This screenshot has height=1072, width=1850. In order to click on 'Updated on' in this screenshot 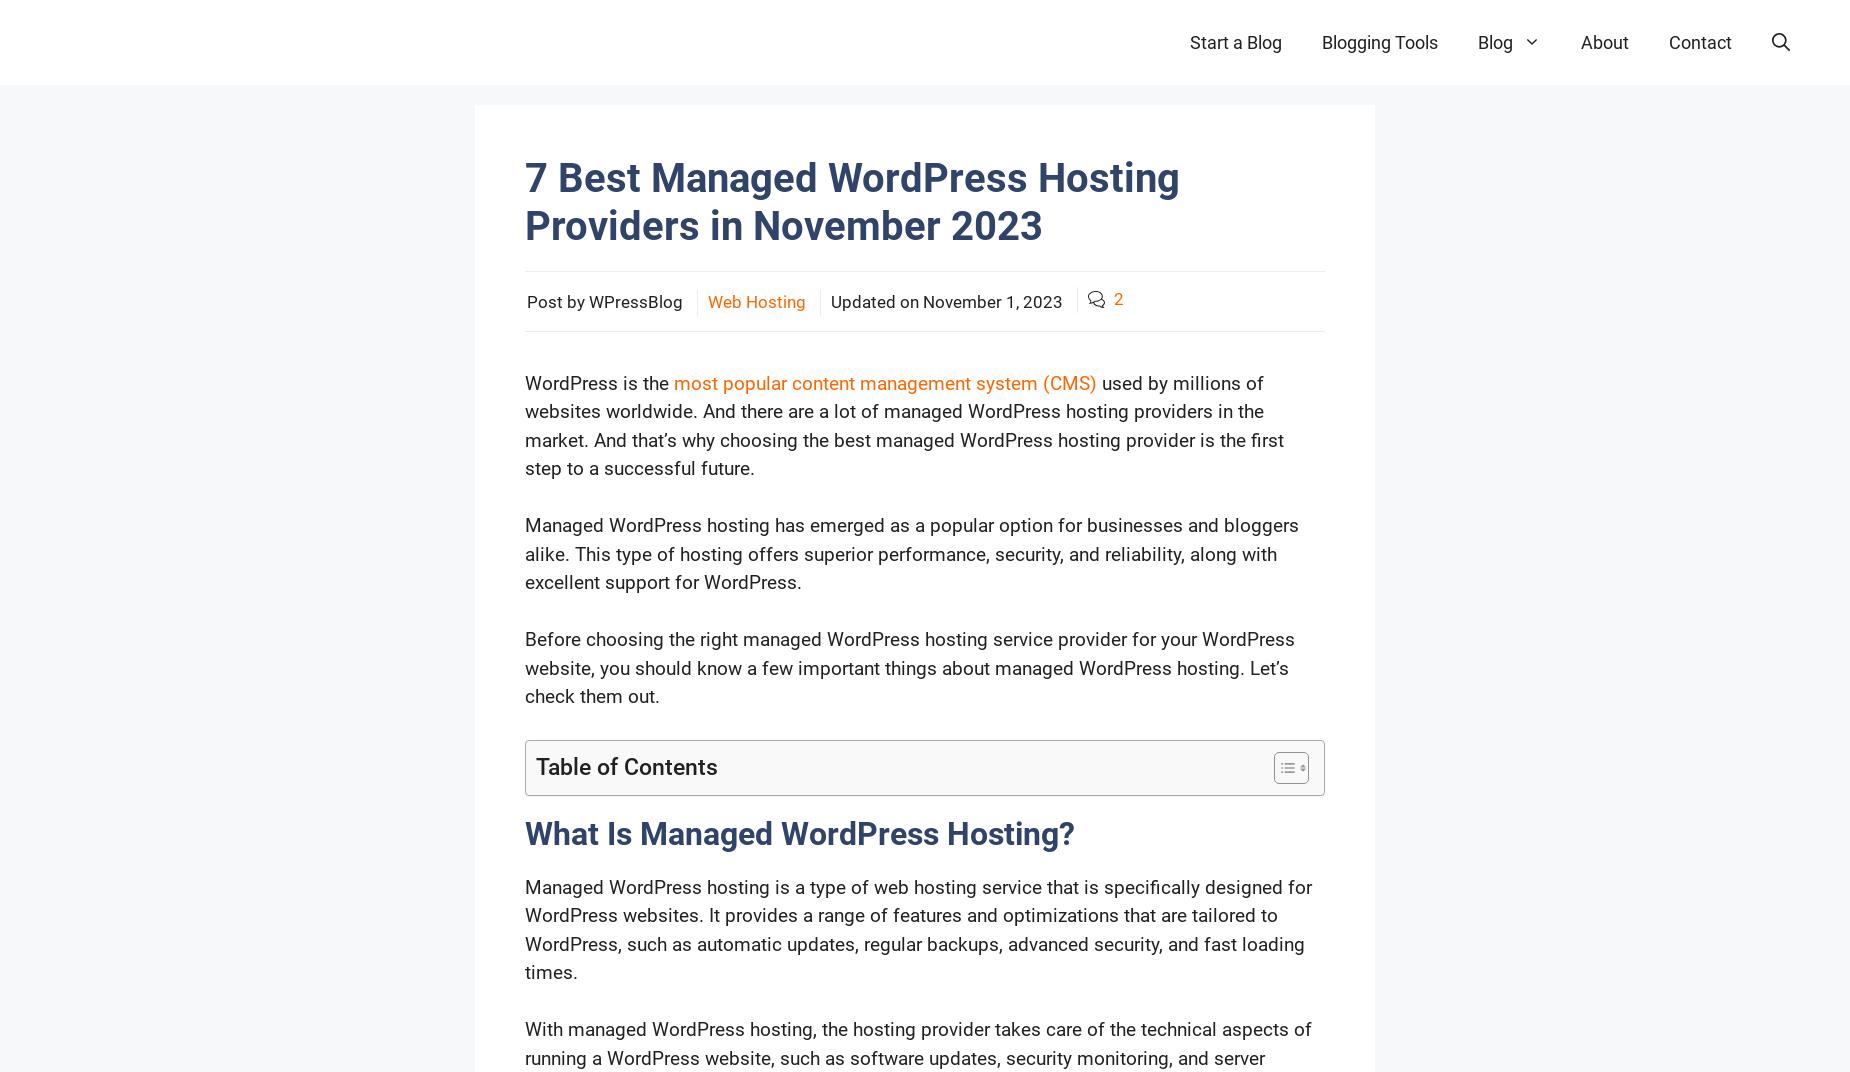, I will do `click(831, 300)`.